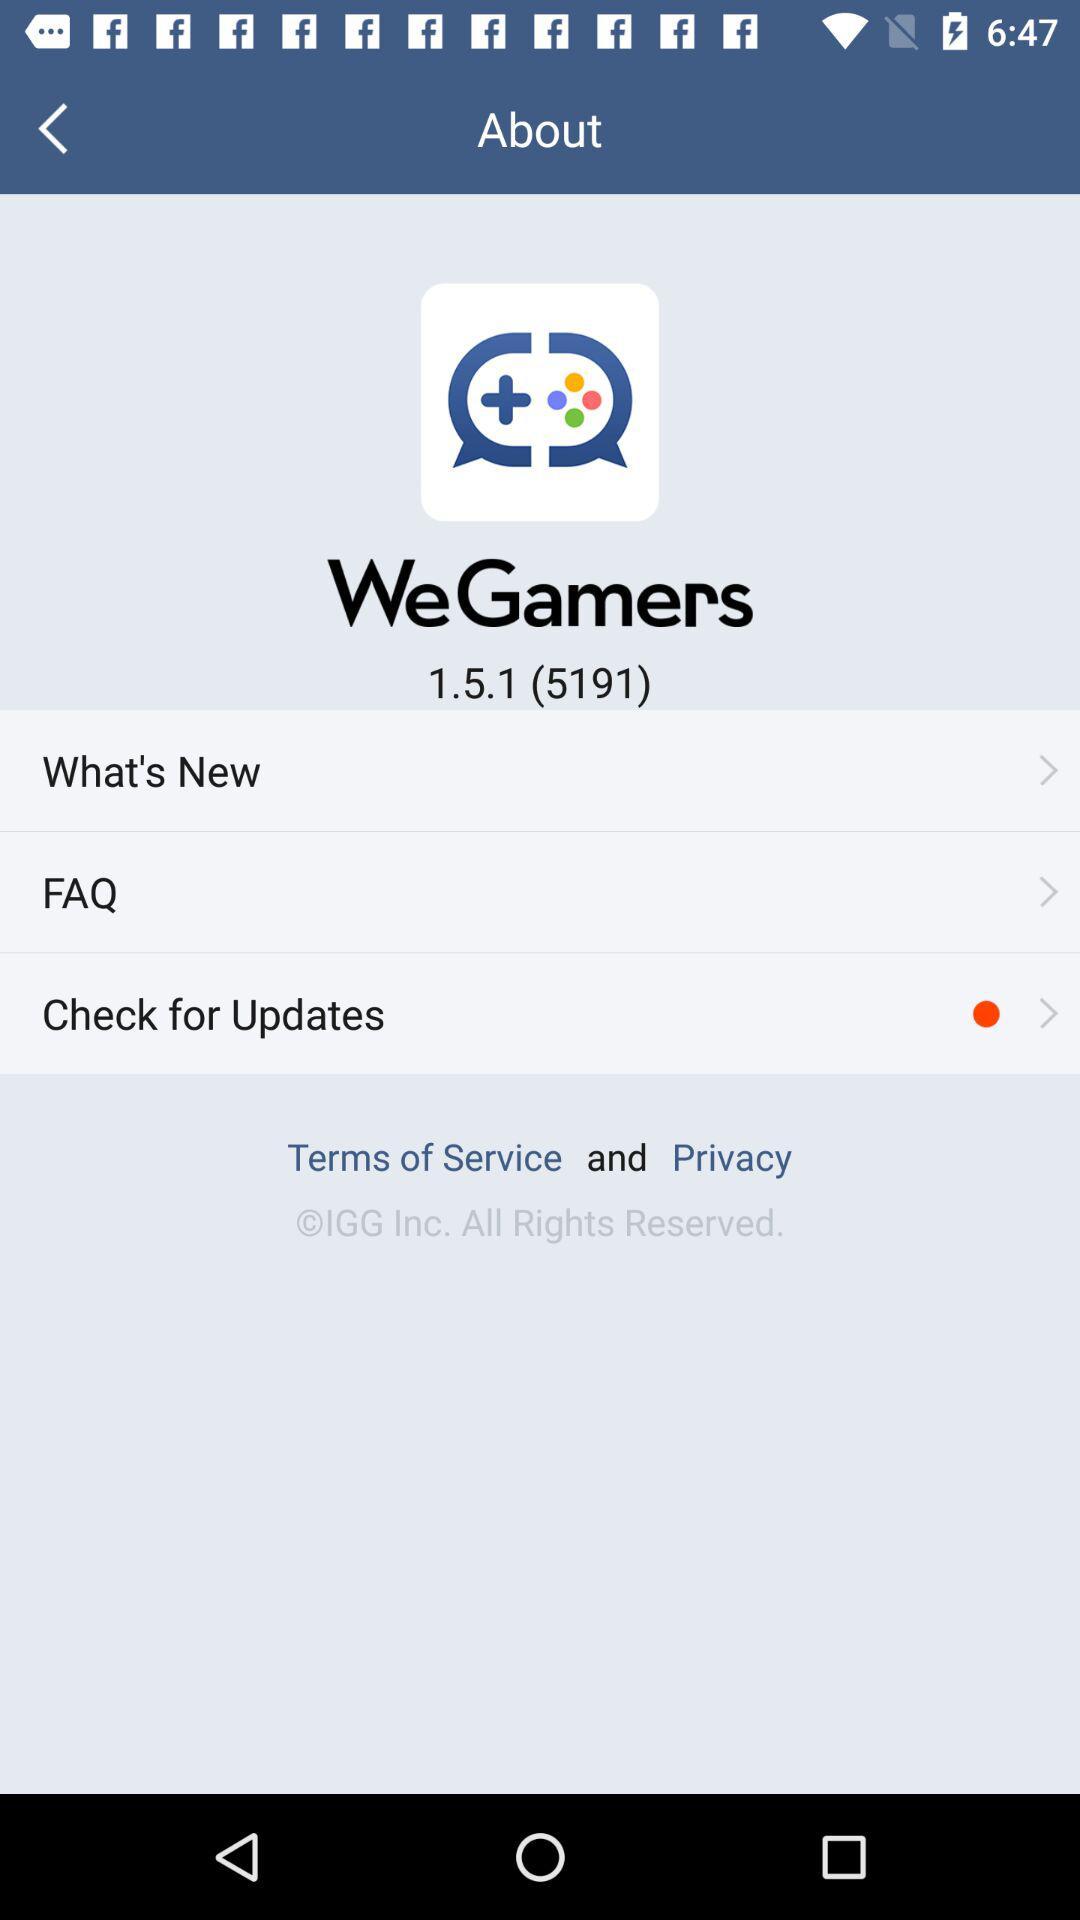 The width and height of the screenshot is (1080, 1920). What do you see at coordinates (423, 1156) in the screenshot?
I see `the text left of and` at bounding box center [423, 1156].